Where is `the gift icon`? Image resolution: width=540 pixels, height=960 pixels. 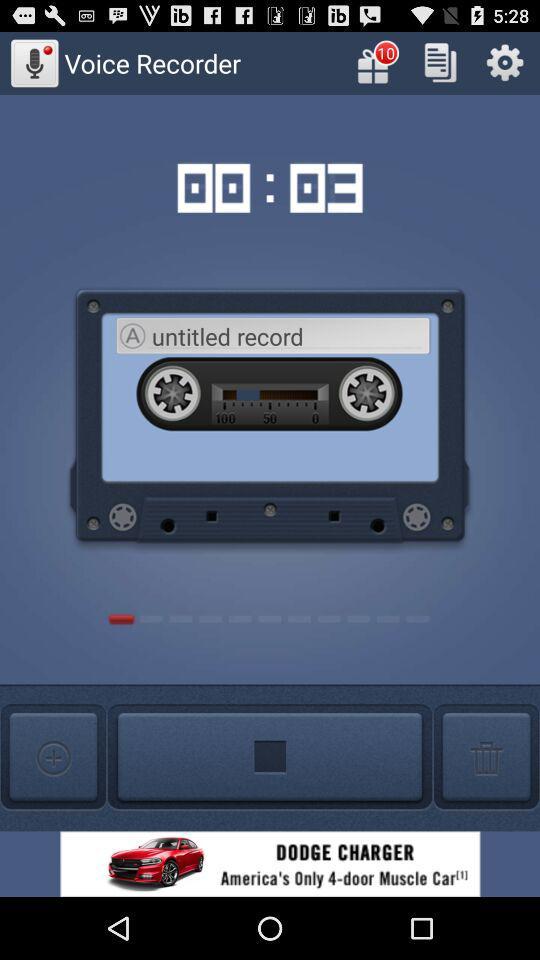 the gift icon is located at coordinates (376, 67).